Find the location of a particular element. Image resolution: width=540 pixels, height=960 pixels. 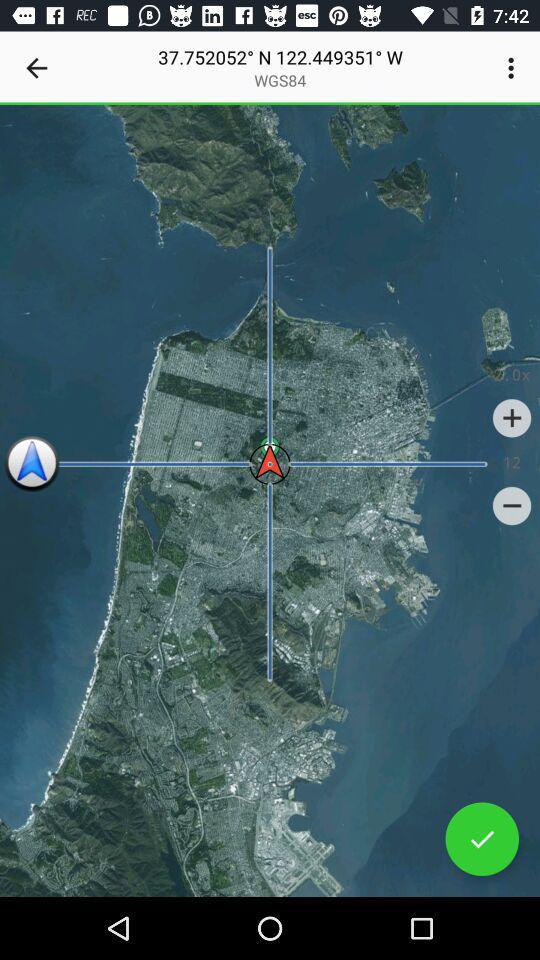

icon on the left is located at coordinates (31, 464).